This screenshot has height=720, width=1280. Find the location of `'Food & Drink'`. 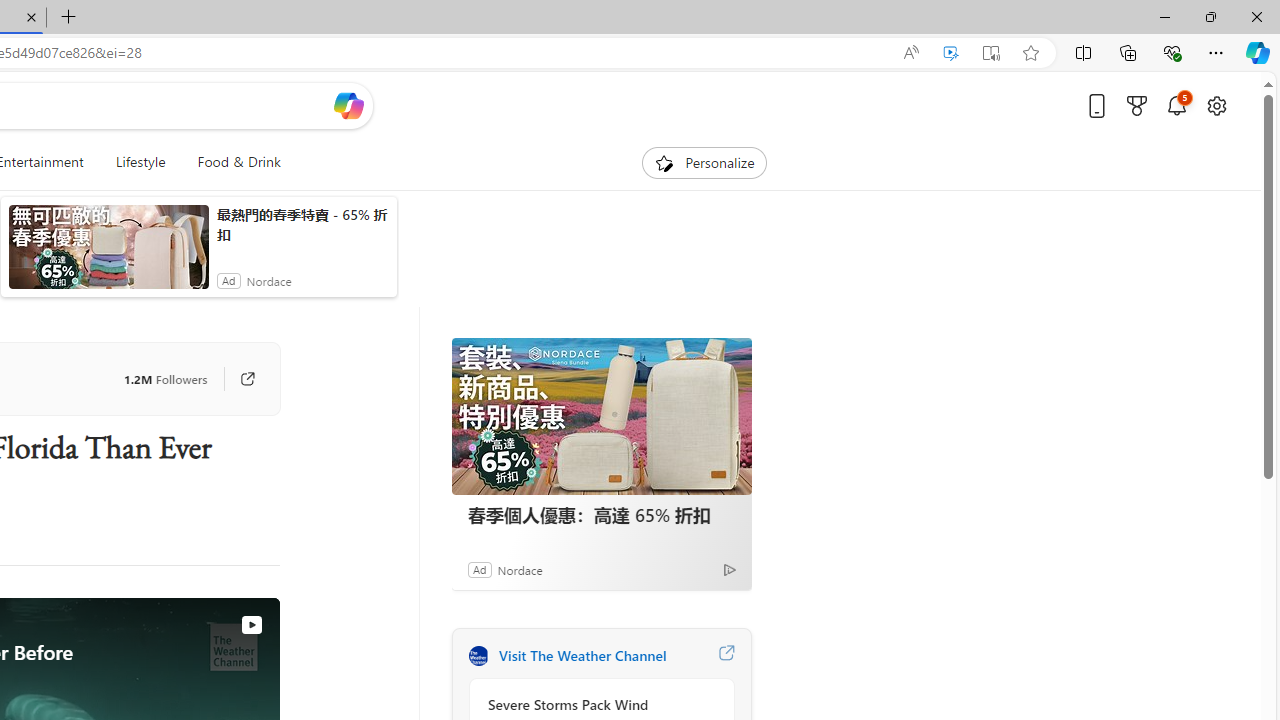

'Food & Drink' is located at coordinates (231, 162).